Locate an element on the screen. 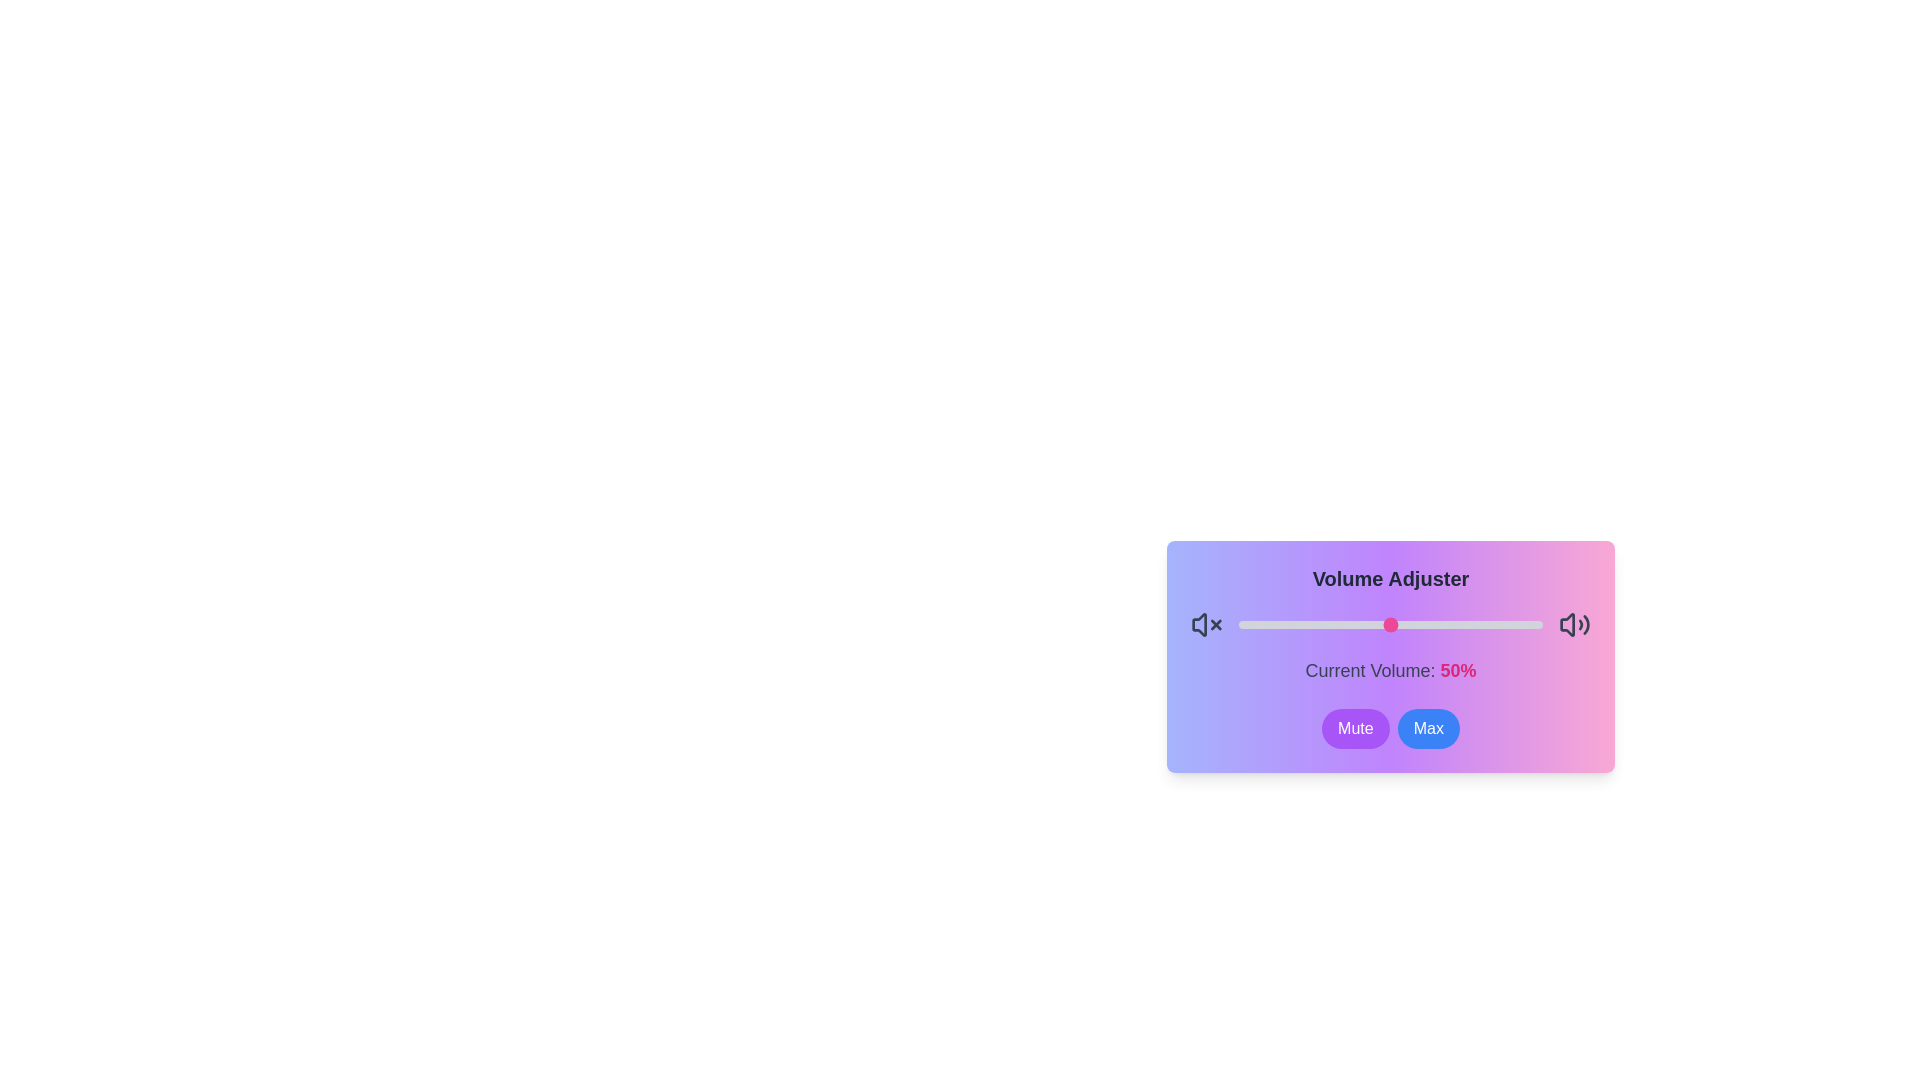 The image size is (1920, 1080). the volume to 24 percent by dragging the slider is located at coordinates (1311, 623).